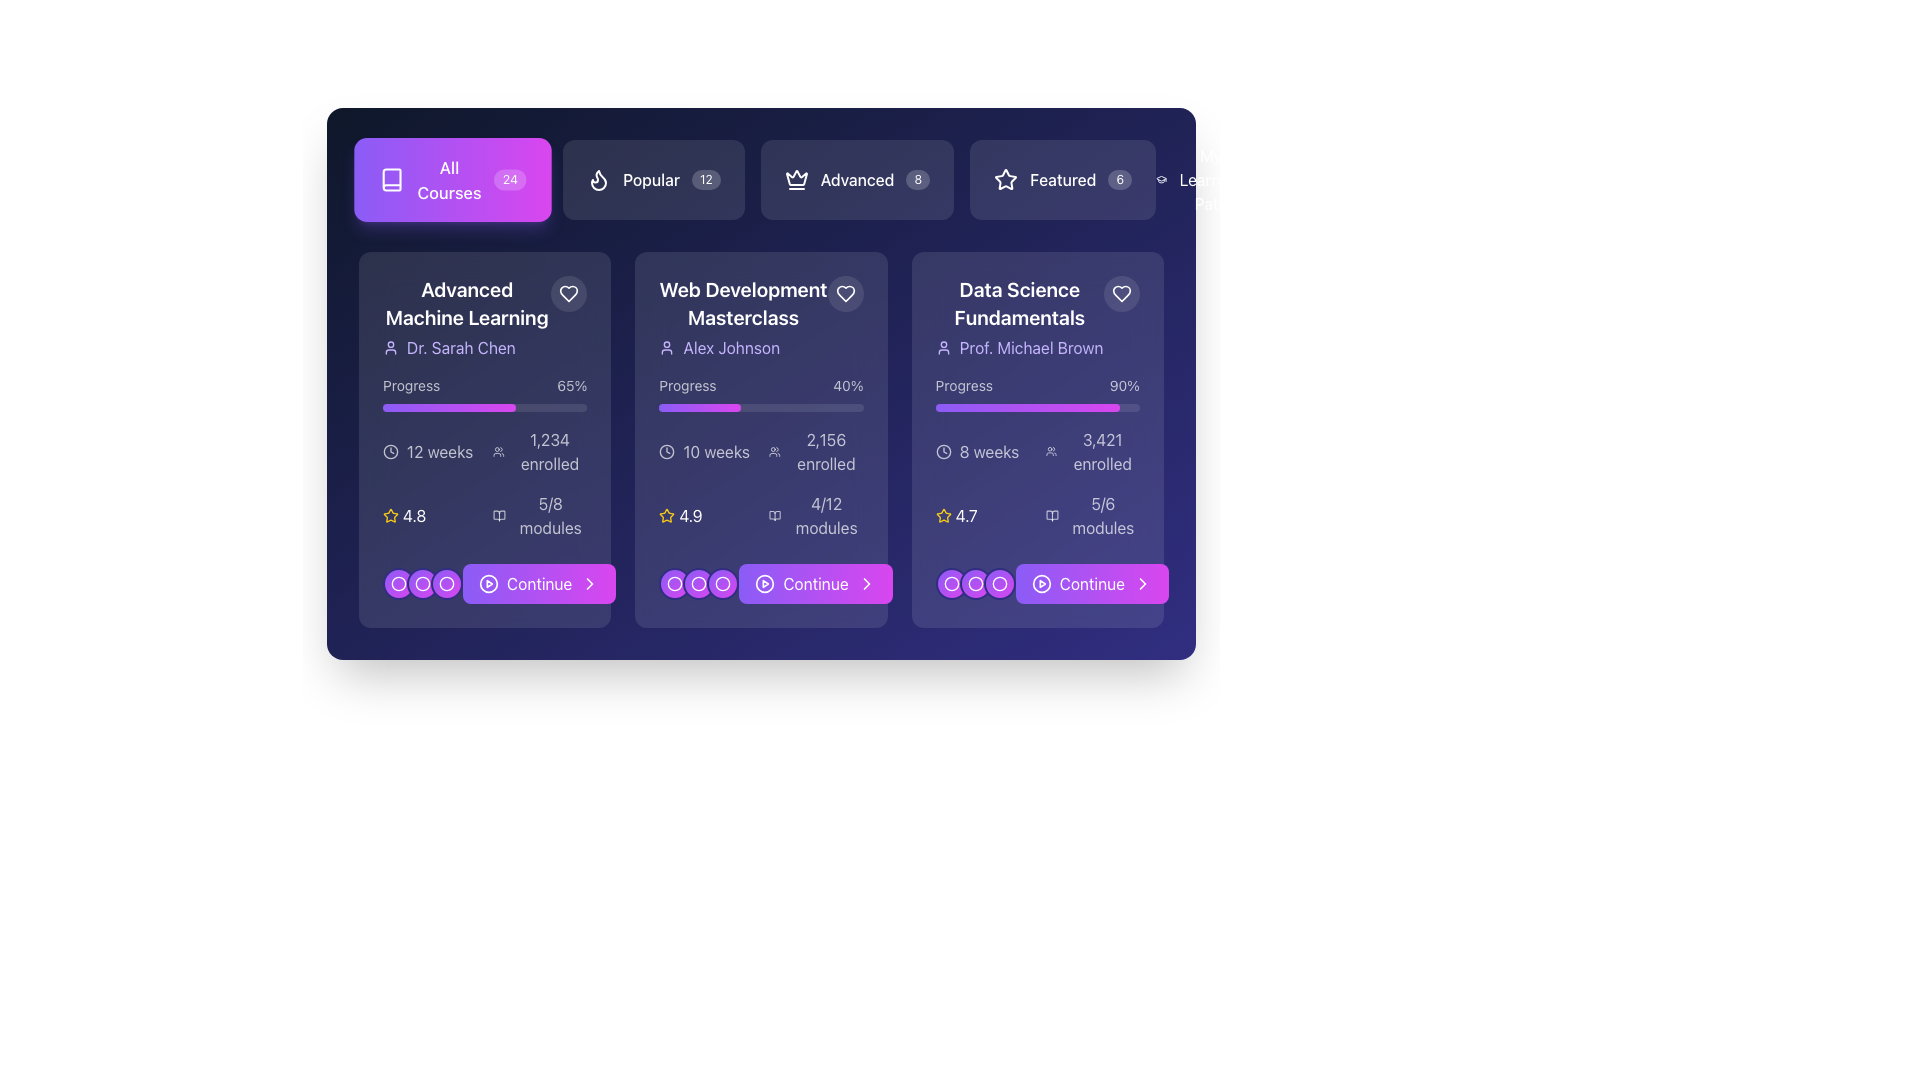  I want to click on the informational label displaying the enrollment count for the course, located in the second card of the course list, to the right of the duration information and above the course module count, so click(826, 451).